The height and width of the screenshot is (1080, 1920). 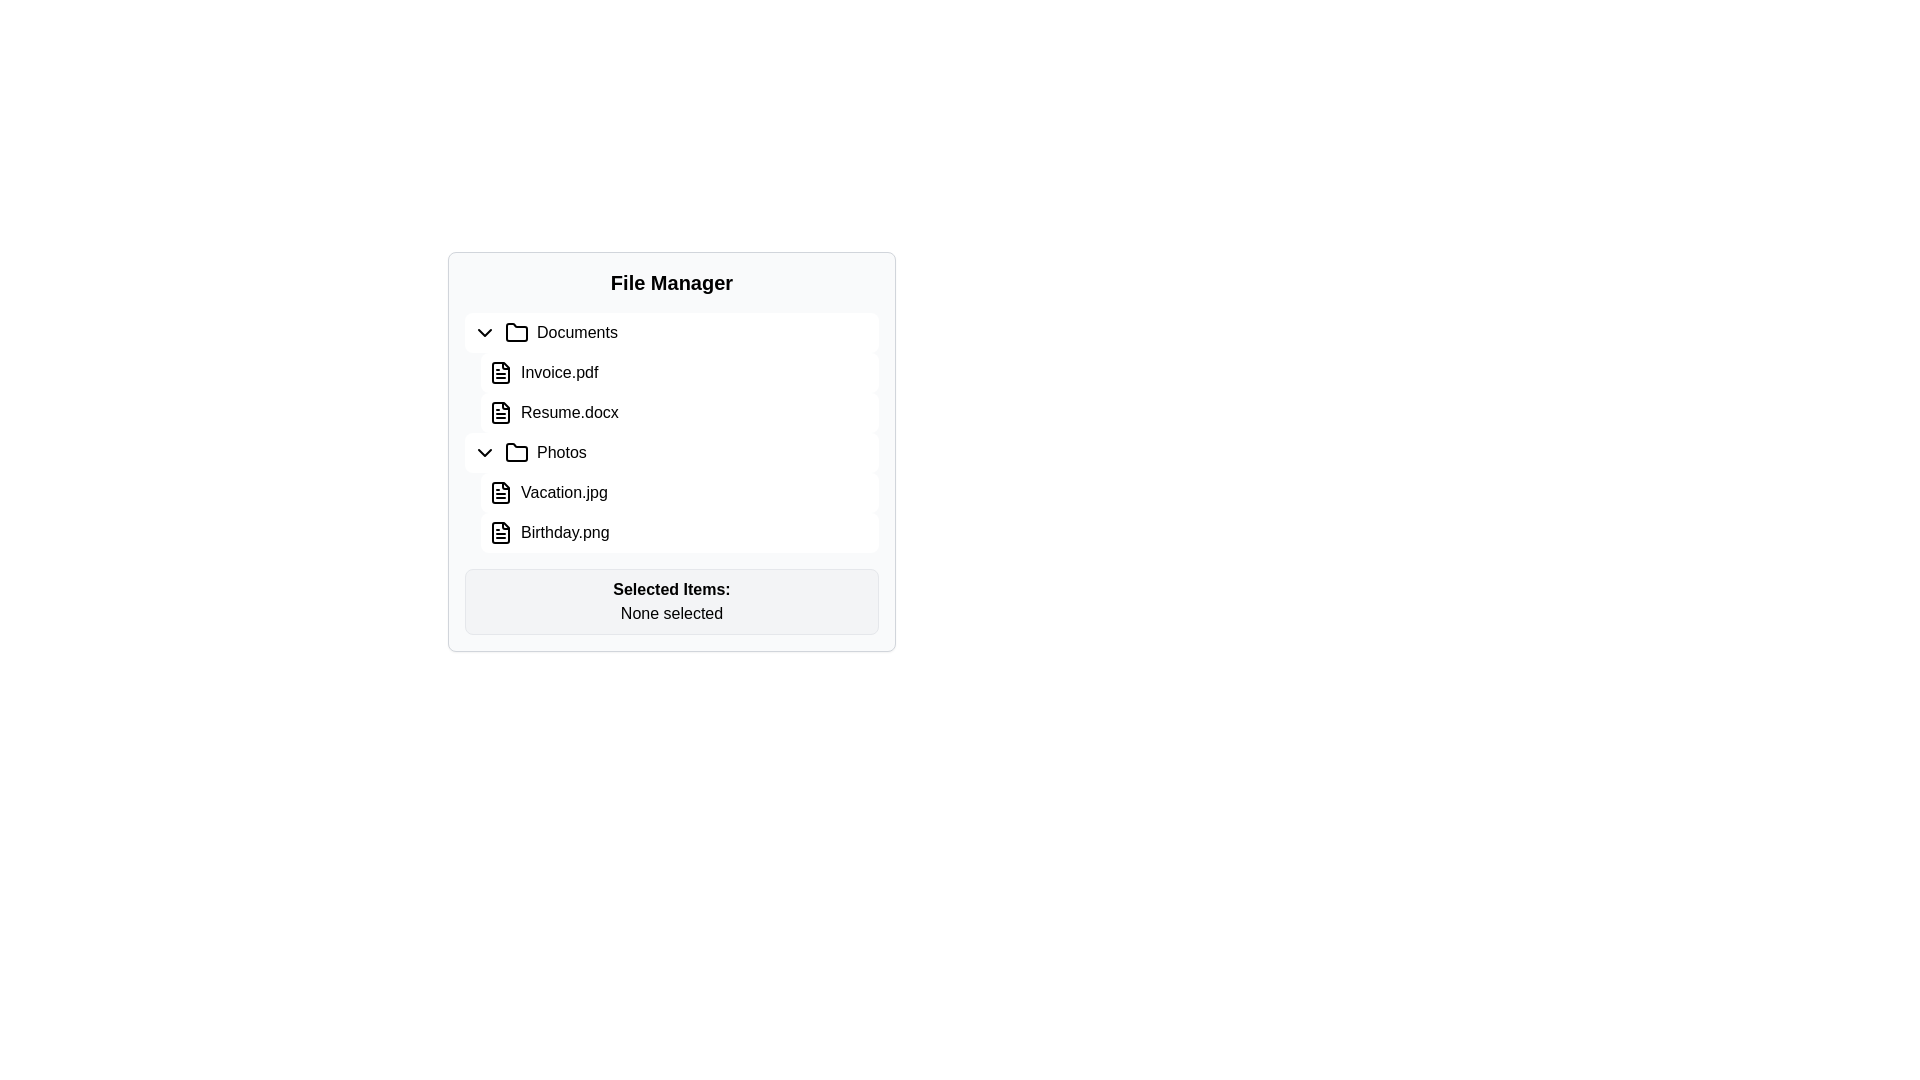 What do you see at coordinates (564, 531) in the screenshot?
I see `the selectable file item labeled 'Birthday.png'` at bounding box center [564, 531].